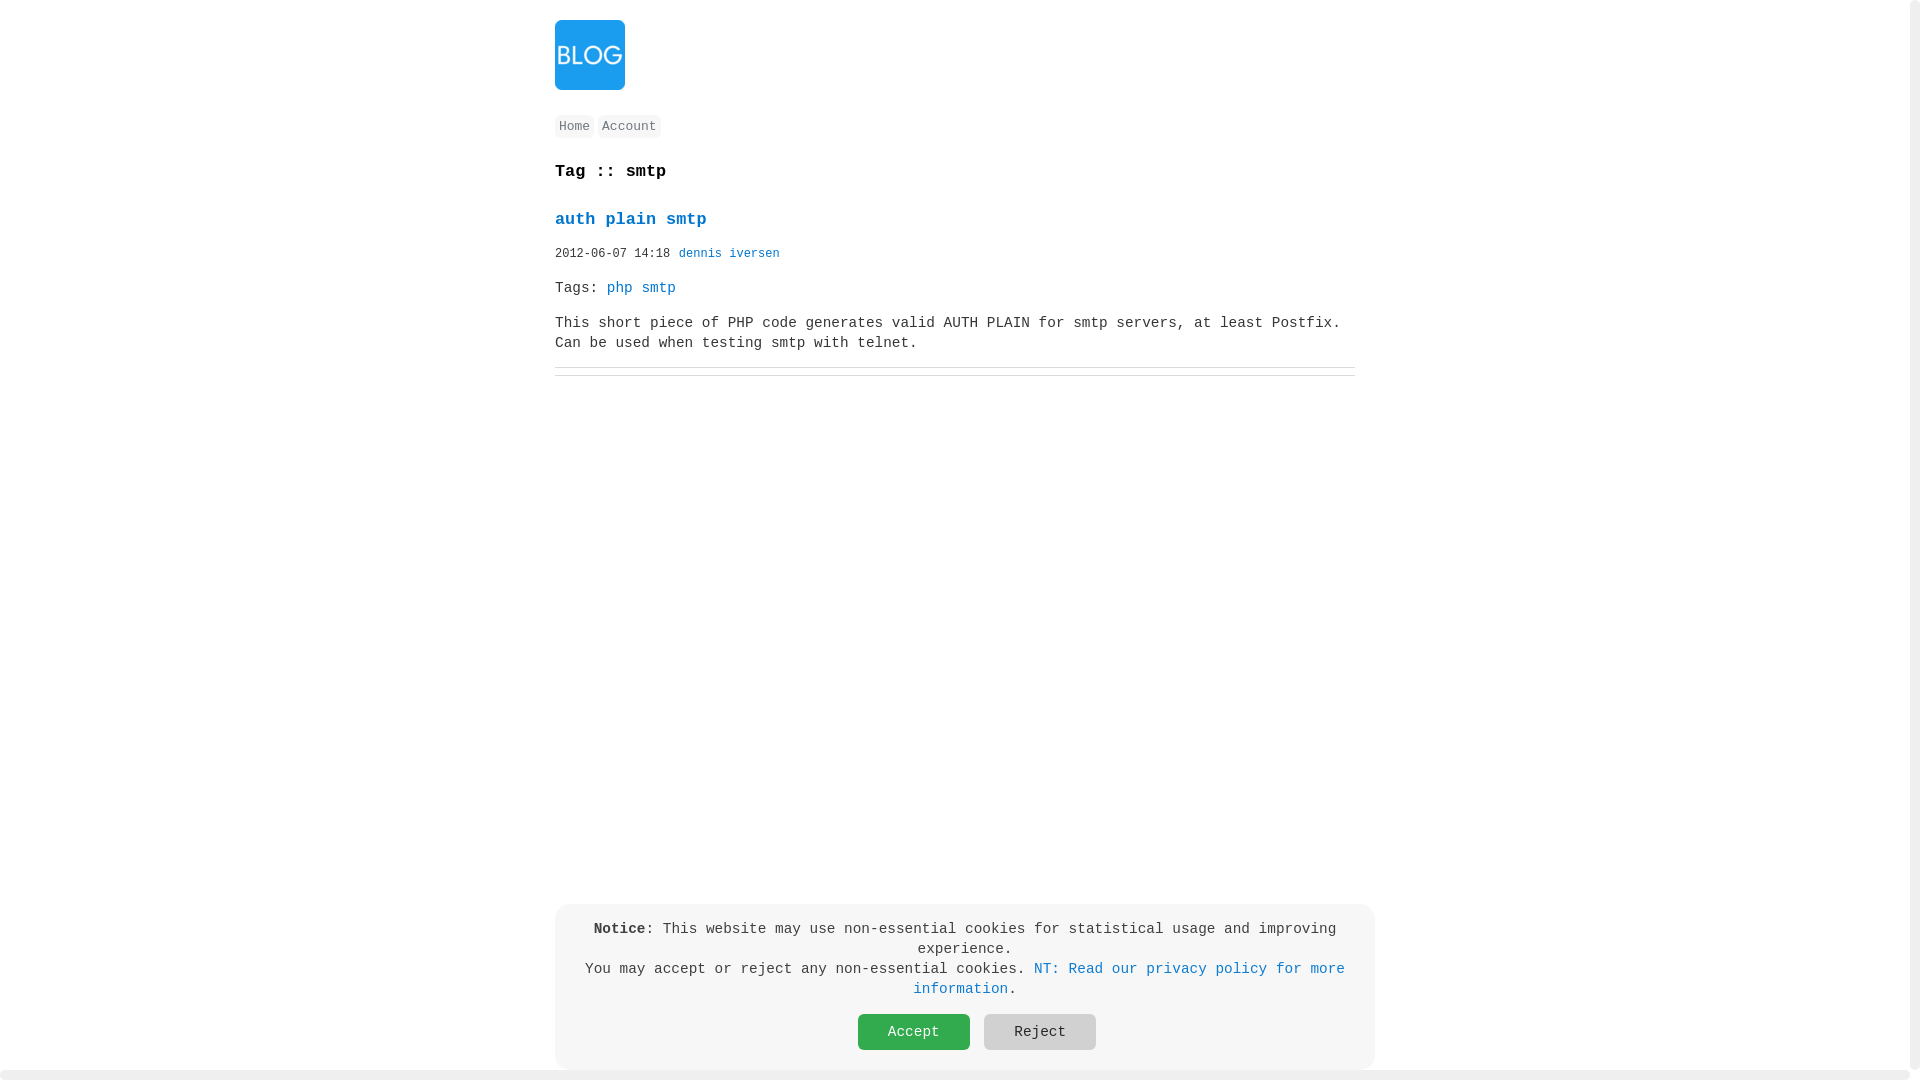  Describe the element at coordinates (605, 288) in the screenshot. I see `'php'` at that location.